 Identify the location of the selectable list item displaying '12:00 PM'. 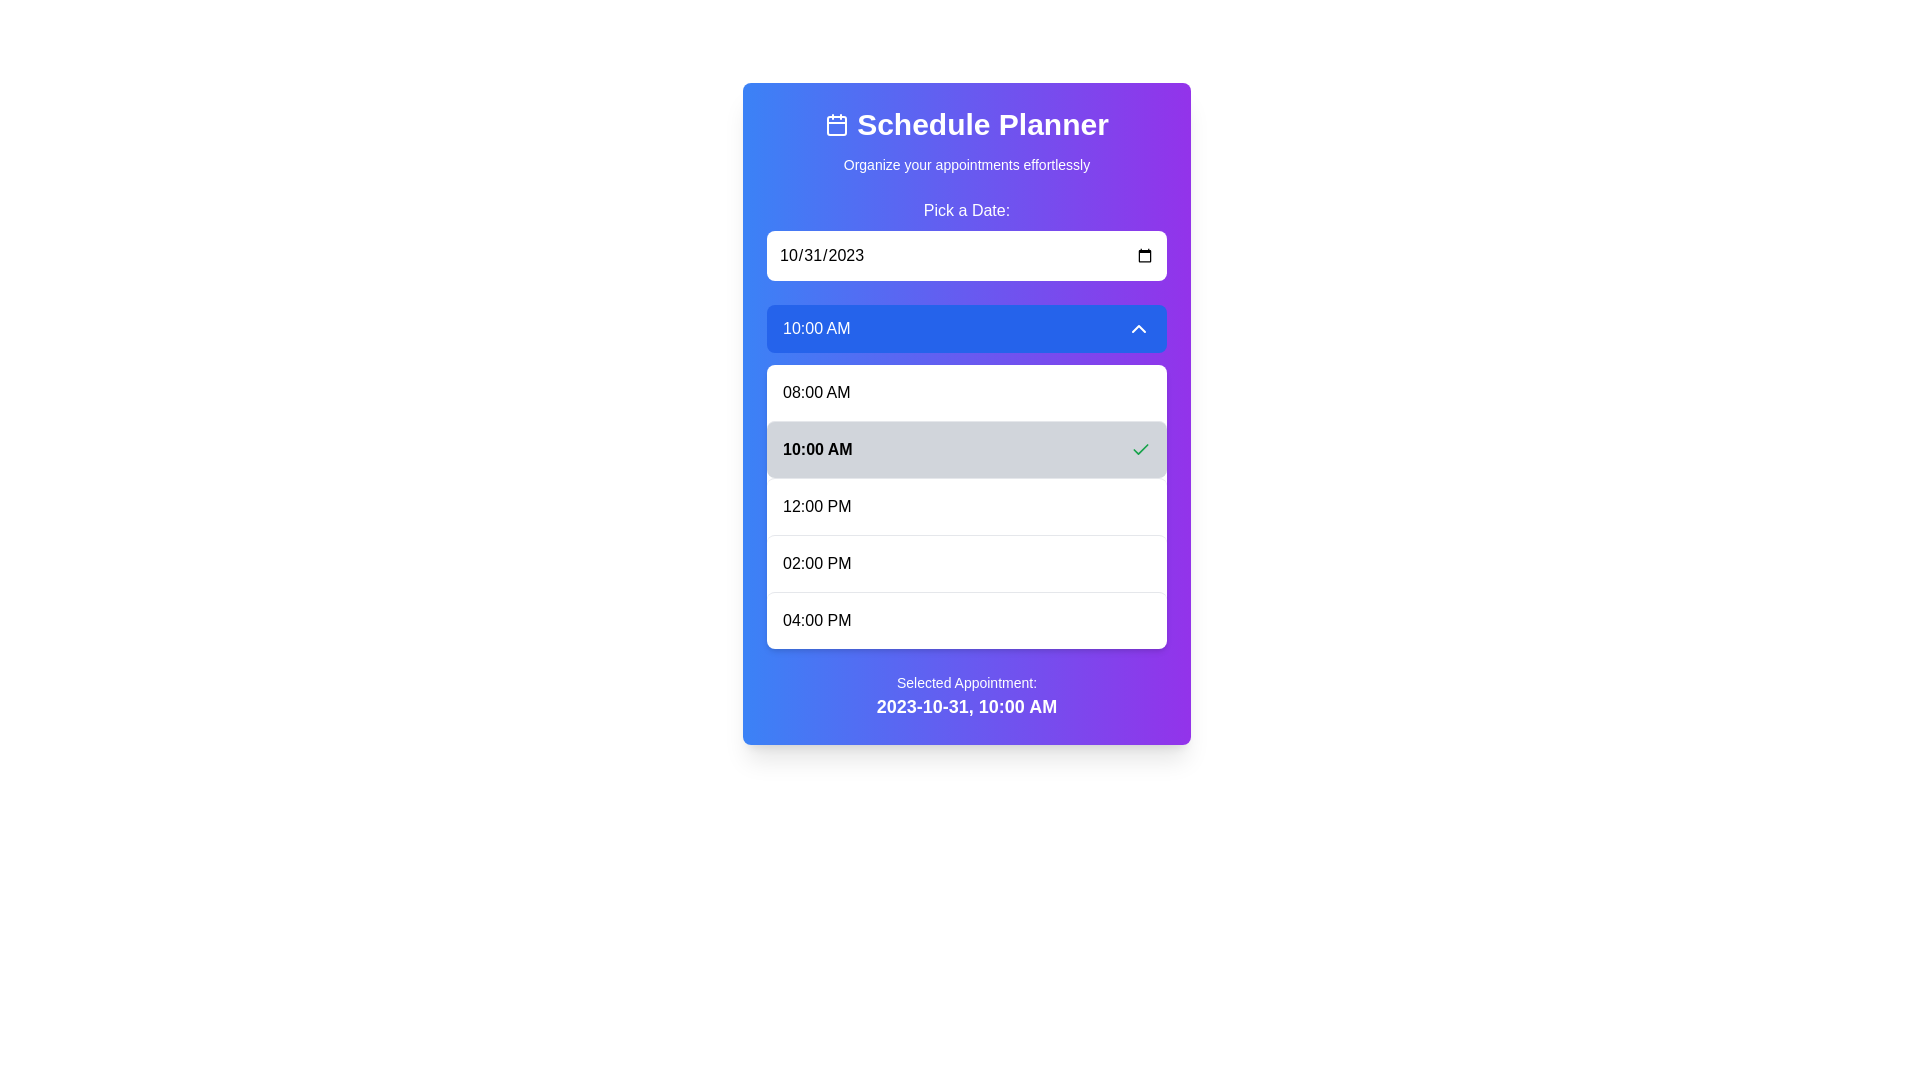
(966, 504).